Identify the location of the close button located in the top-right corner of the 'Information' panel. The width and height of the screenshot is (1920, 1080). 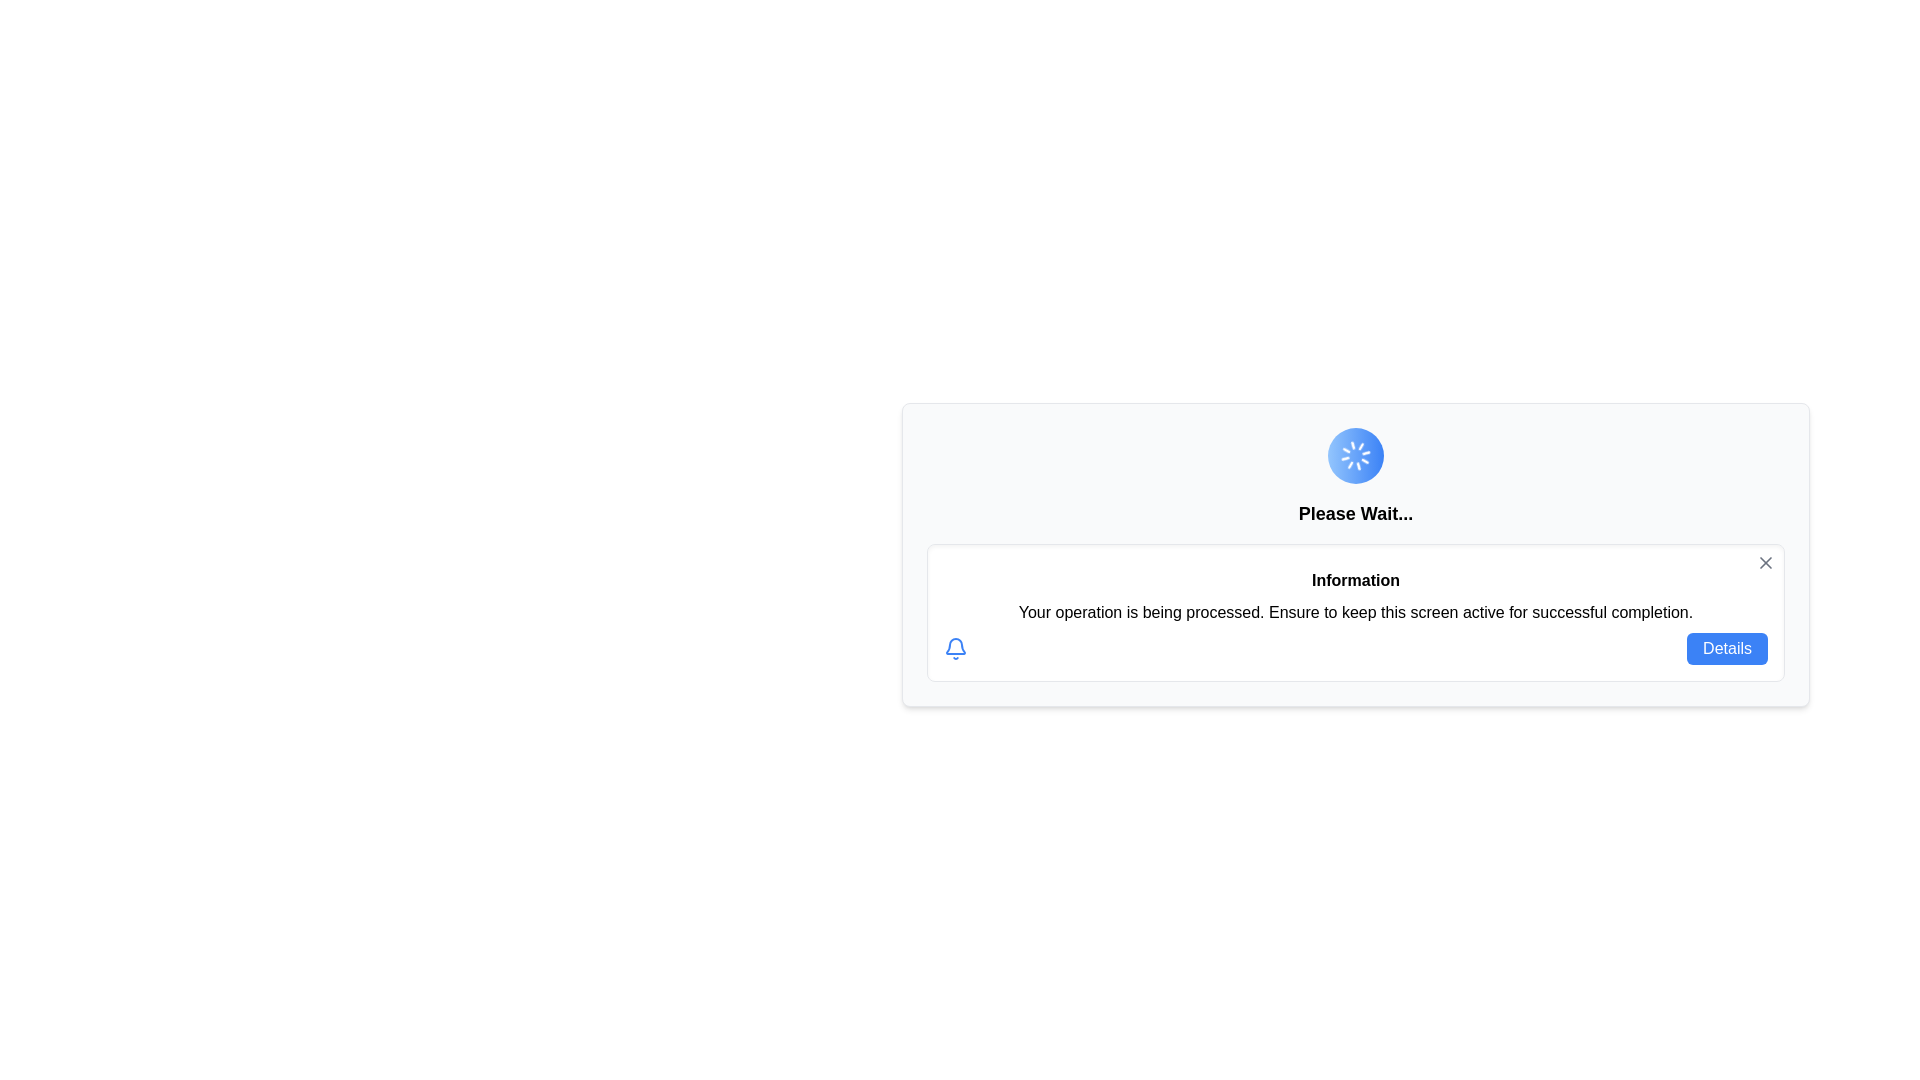
(1766, 563).